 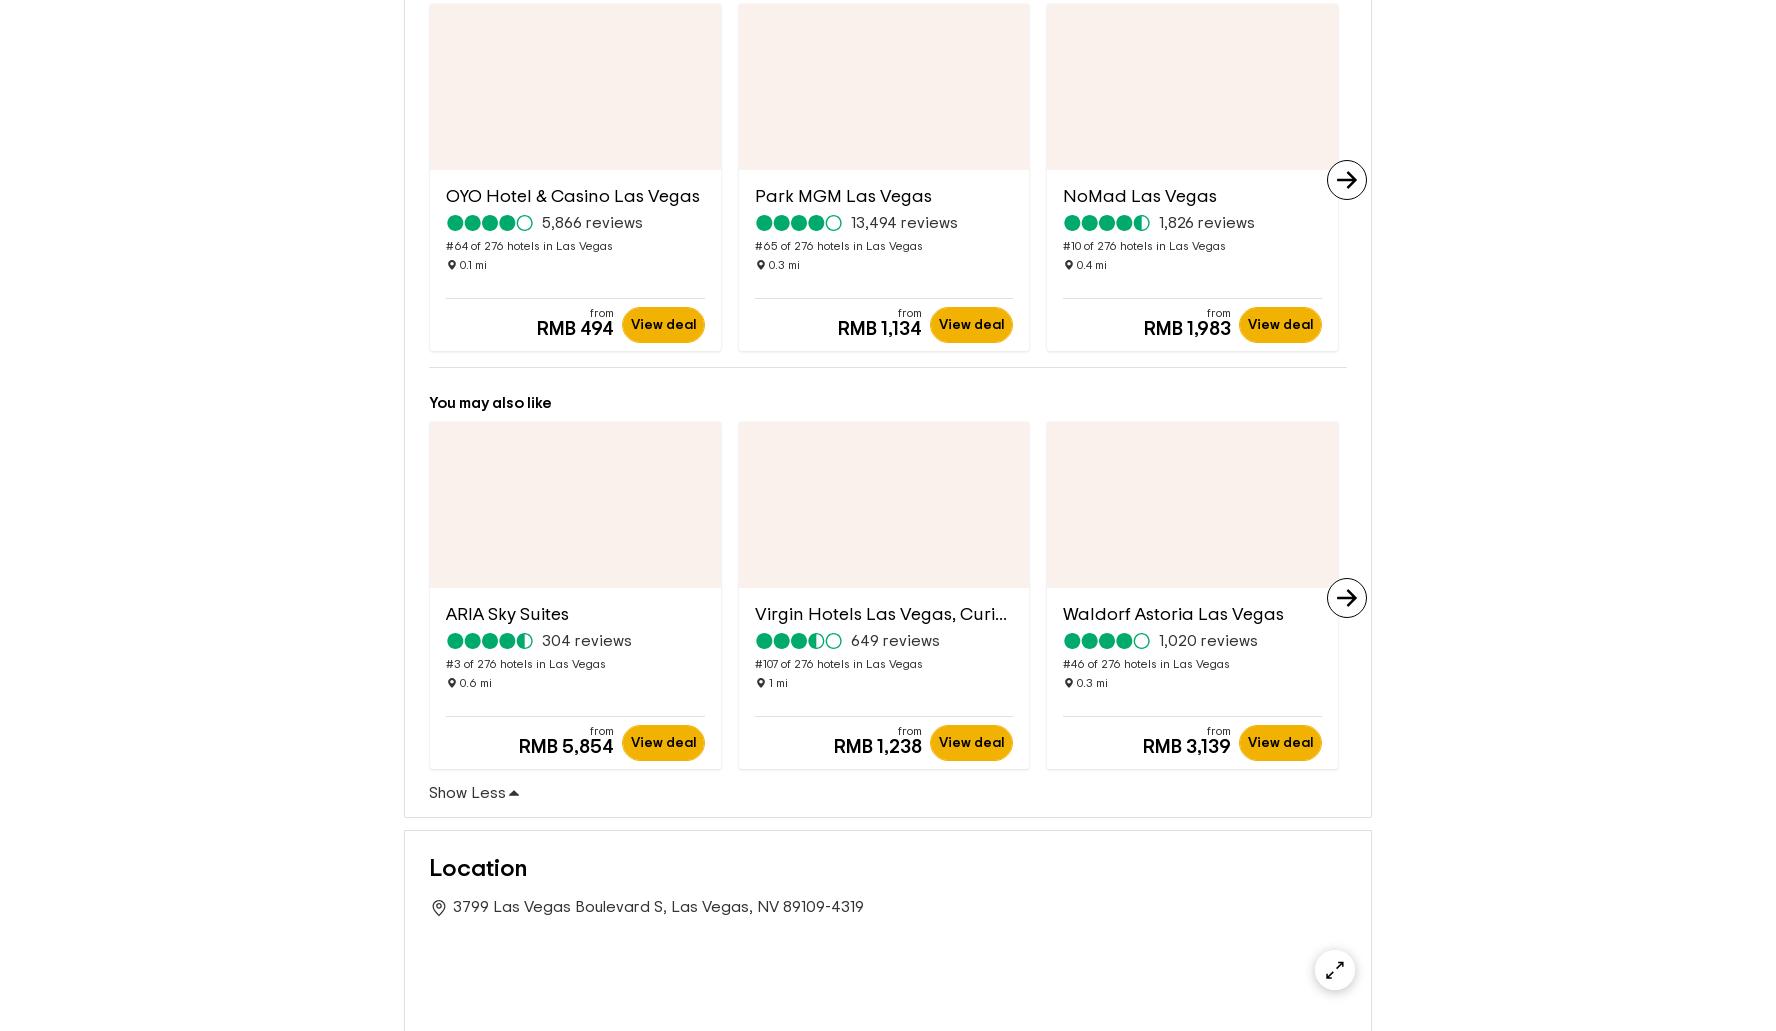 I want to click on 'OYO Hotel & Casino Las Vegas', so click(x=444, y=163).